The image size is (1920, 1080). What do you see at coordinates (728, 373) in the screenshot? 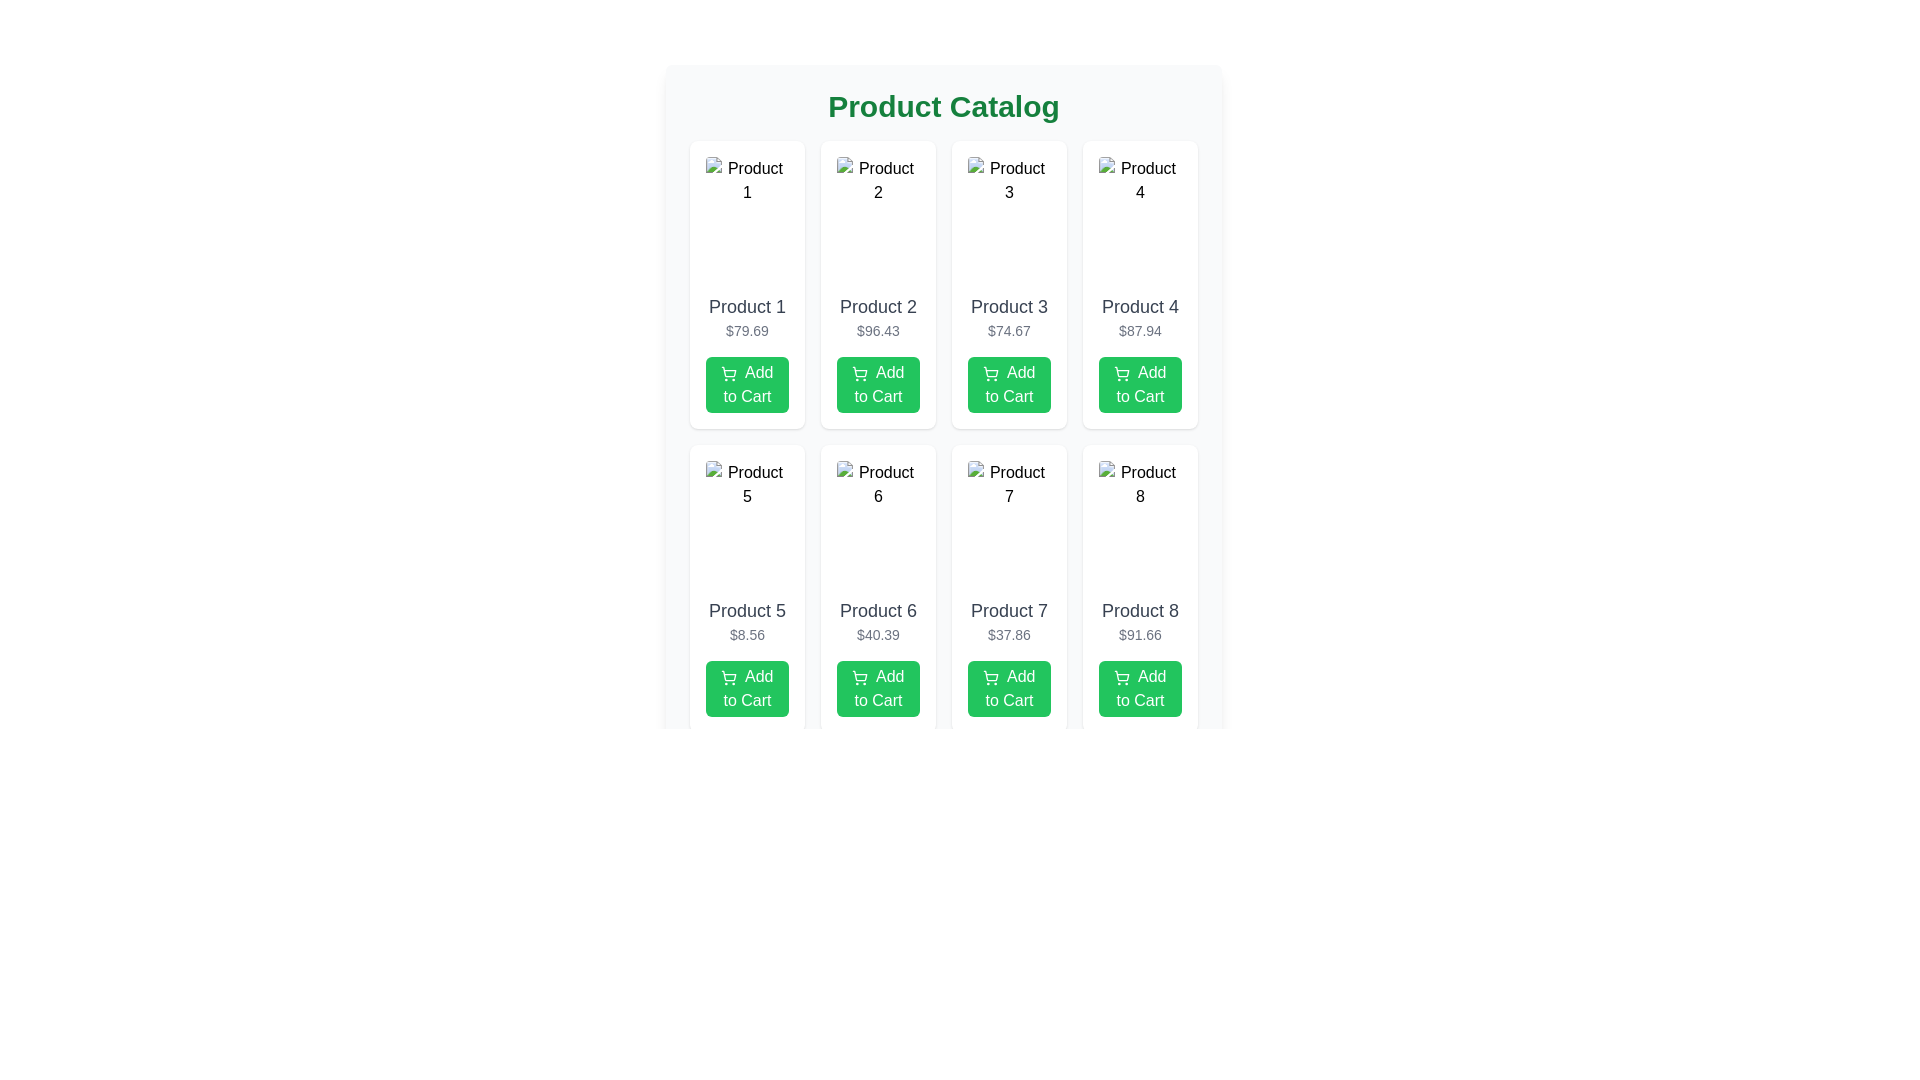
I see `the shopping cart icon located to the left of the 'Add to Cart' text within the button for 'Product 1' in the product catalog grid` at bounding box center [728, 373].